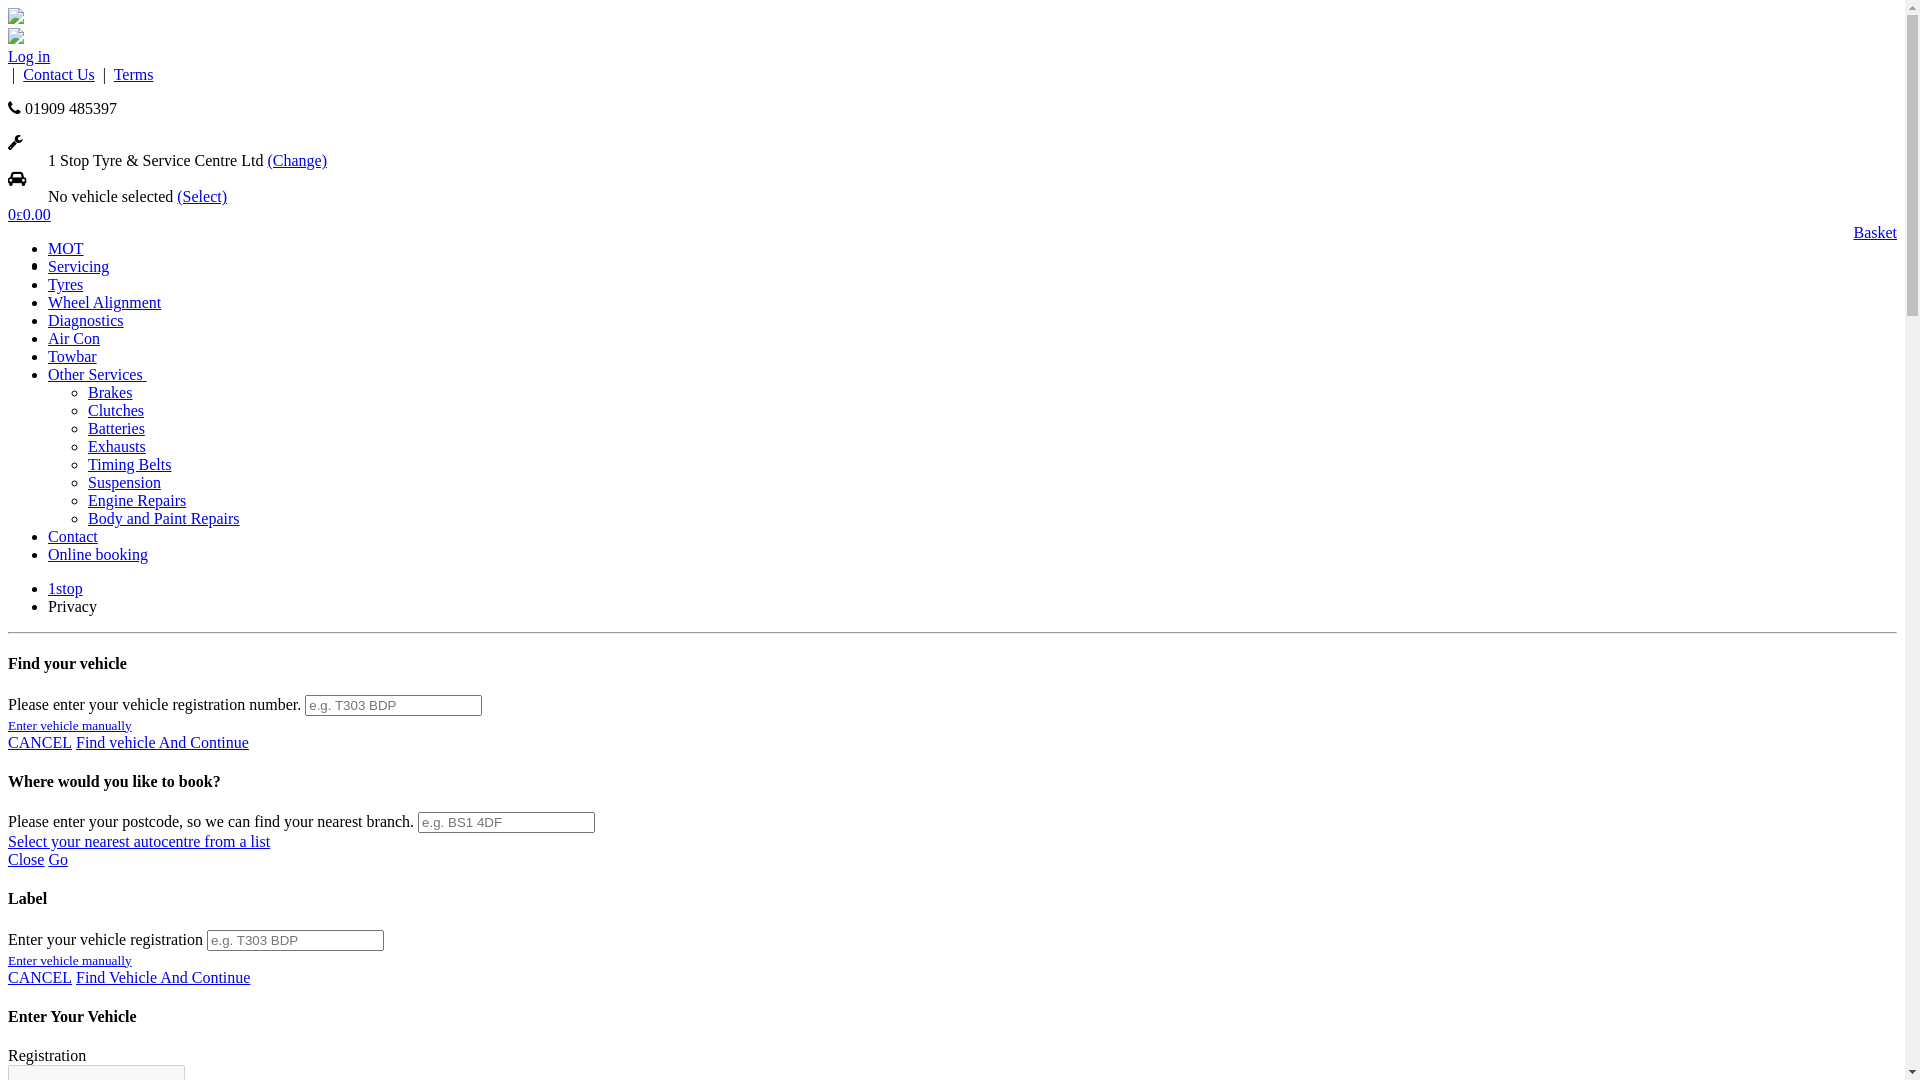 The width and height of the screenshot is (1920, 1080). I want to click on 'Enter vehicle manually', so click(70, 725).